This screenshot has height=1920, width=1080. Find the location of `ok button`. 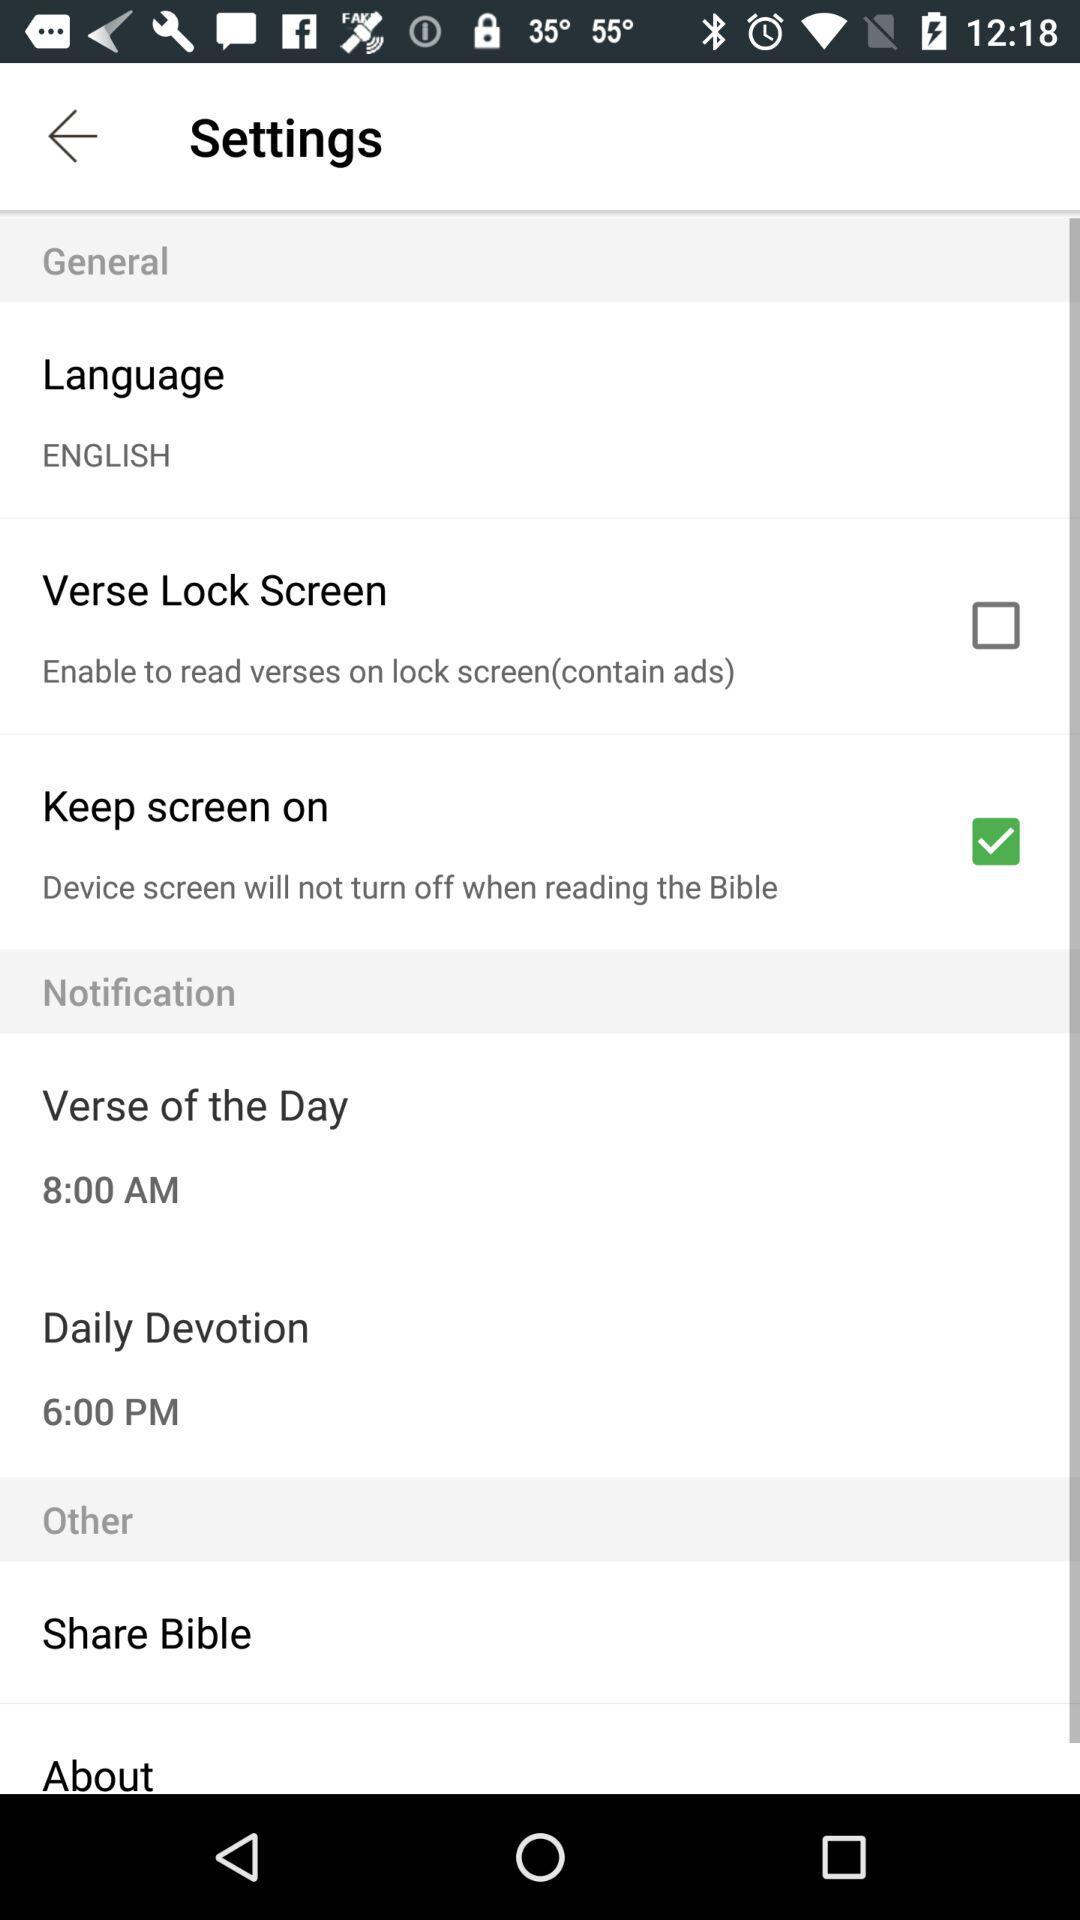

ok button is located at coordinates (995, 841).